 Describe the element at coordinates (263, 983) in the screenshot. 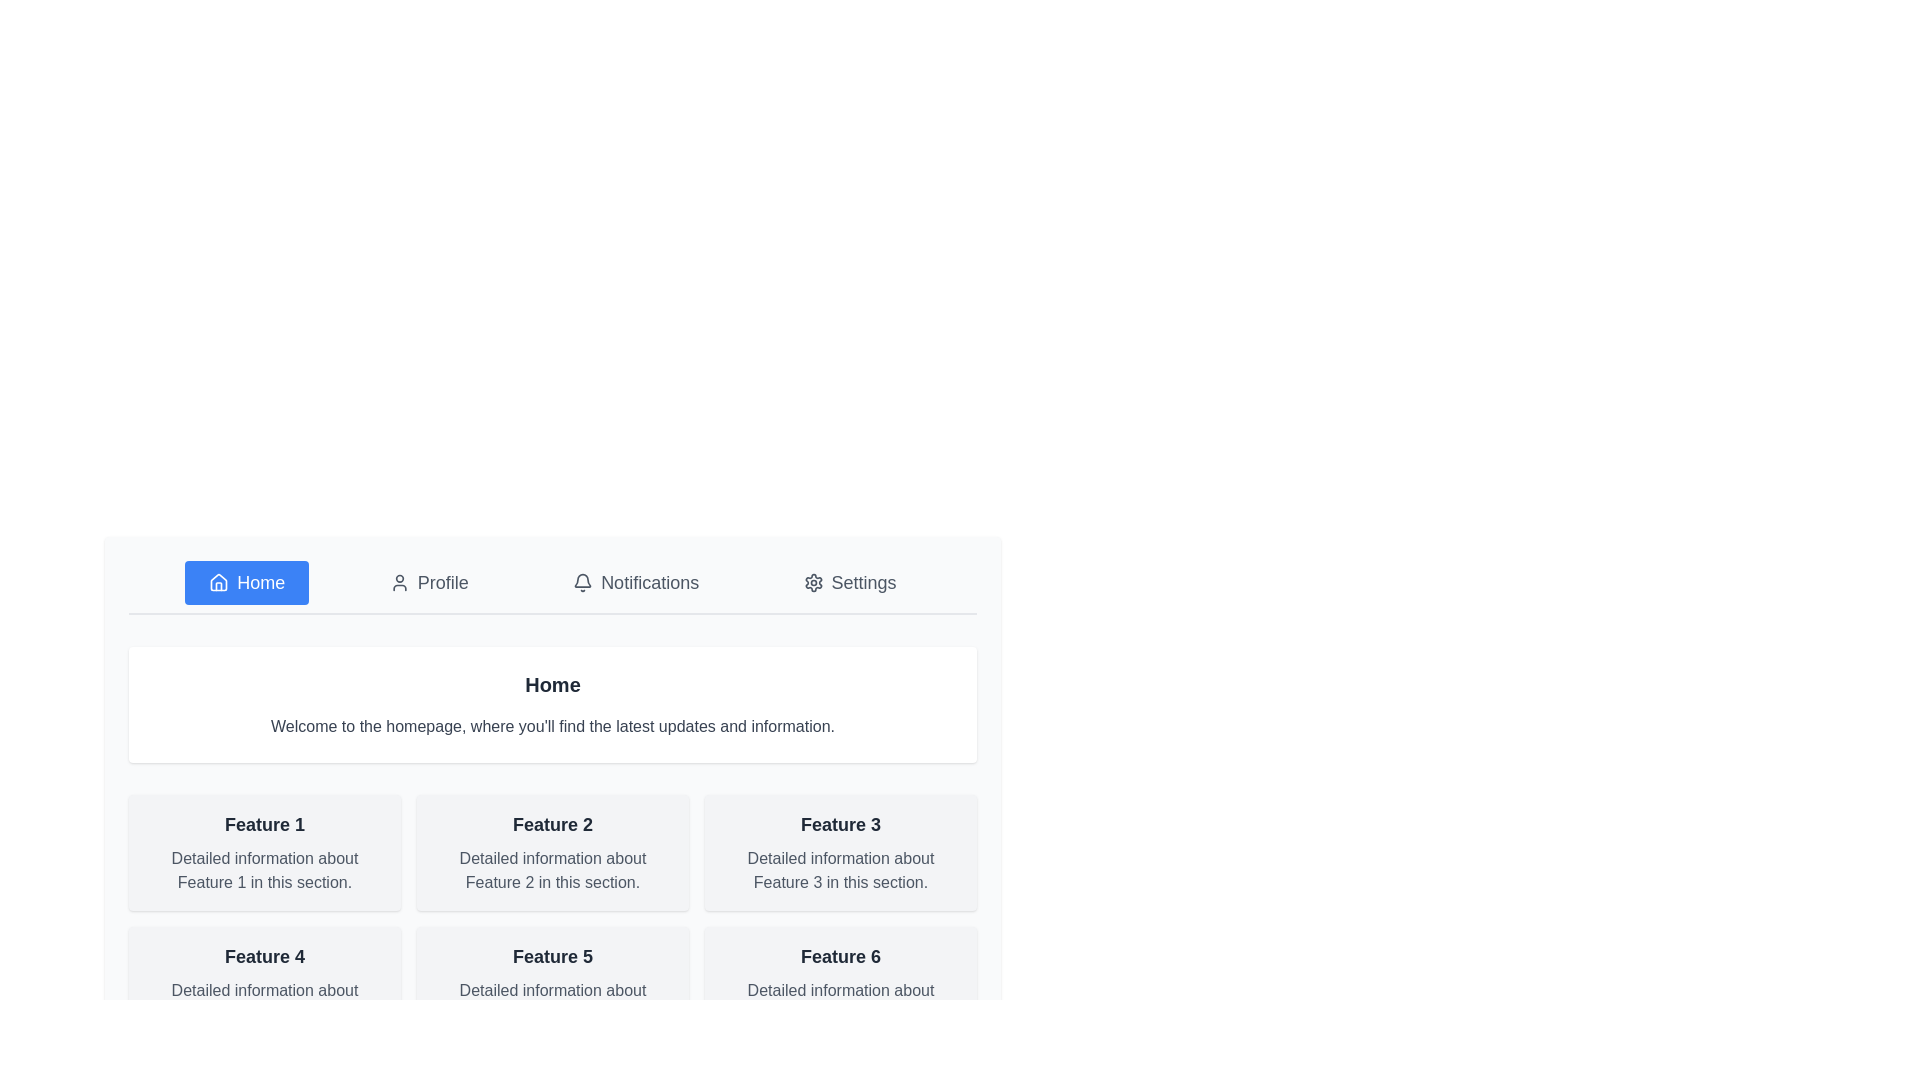

I see `information displayed on the Informational card titled 'Feature 4', which is a rectangular card with a light gray background located in the second row and first column of the grid layout` at that location.